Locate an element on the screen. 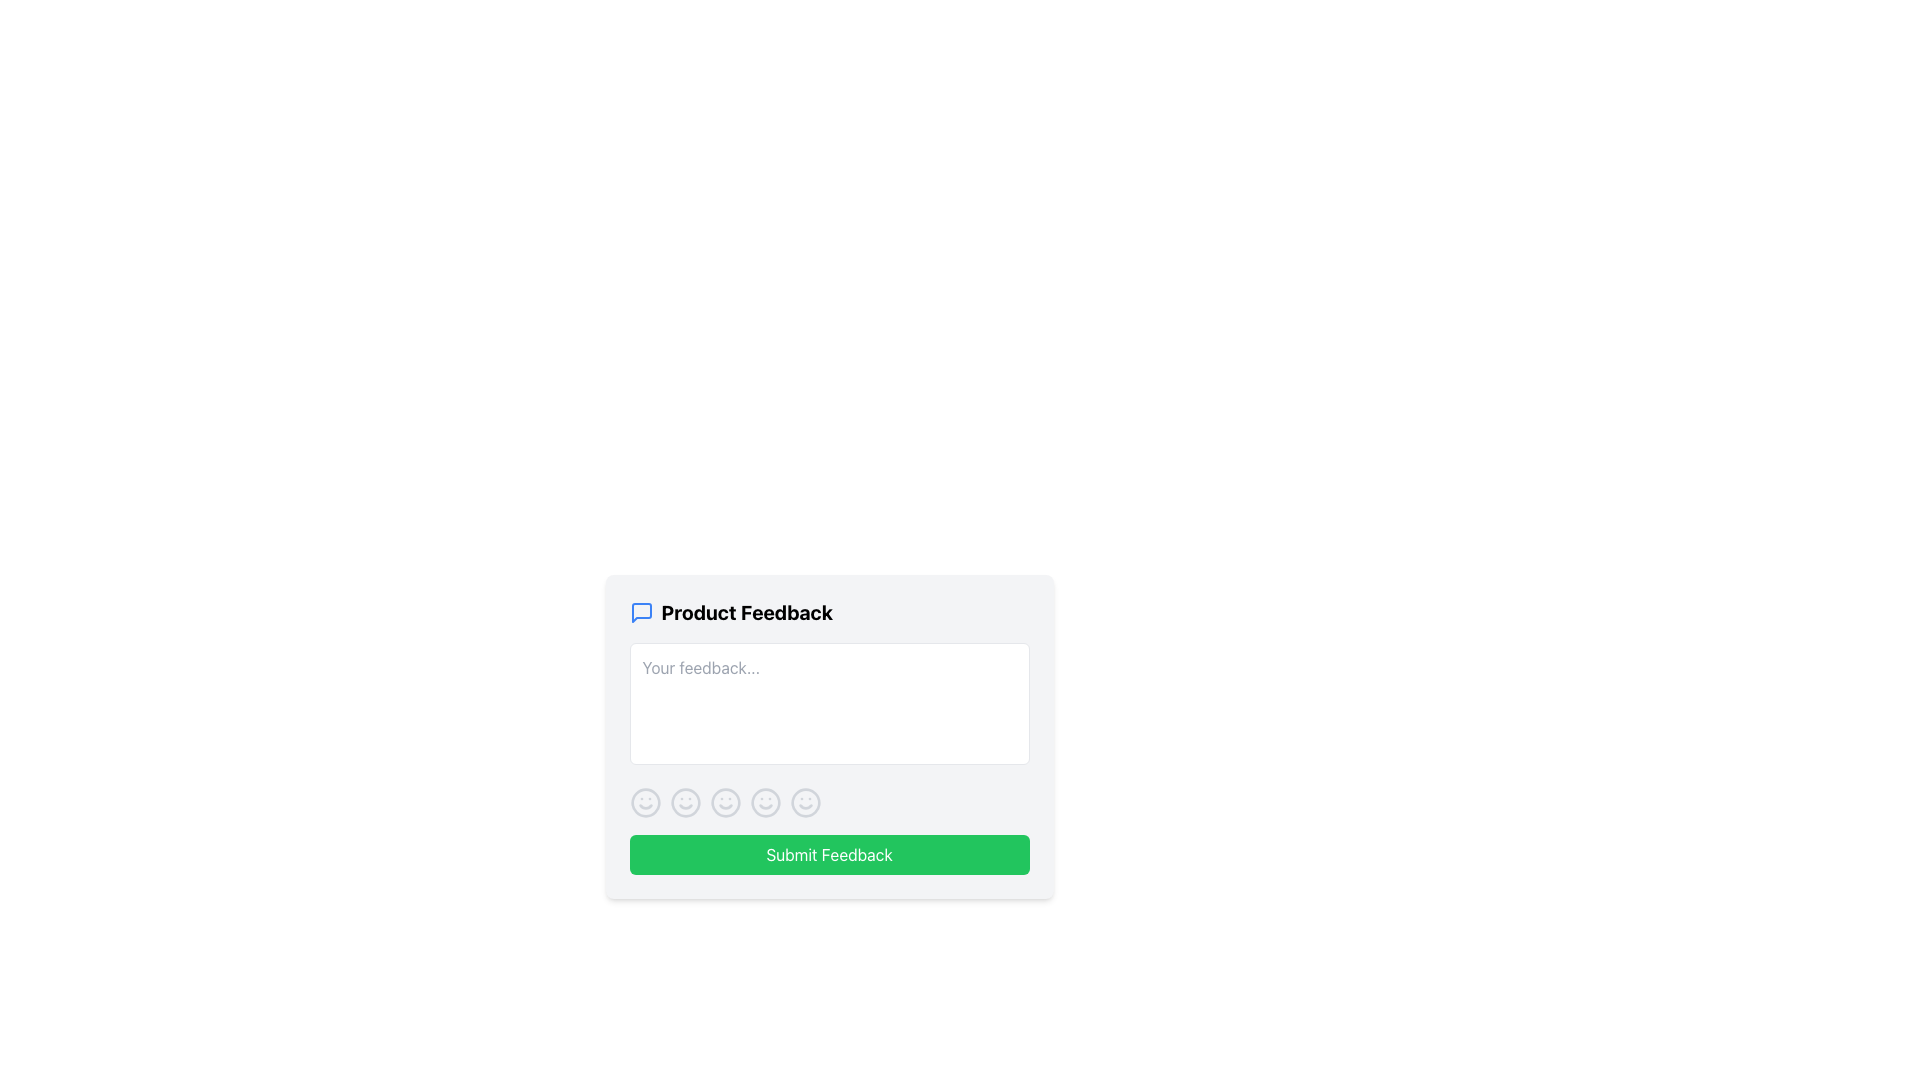 Image resolution: width=1920 pixels, height=1080 pixels. blue speech bubble icon located to the left of the 'Product Feedback' text element is located at coordinates (641, 612).